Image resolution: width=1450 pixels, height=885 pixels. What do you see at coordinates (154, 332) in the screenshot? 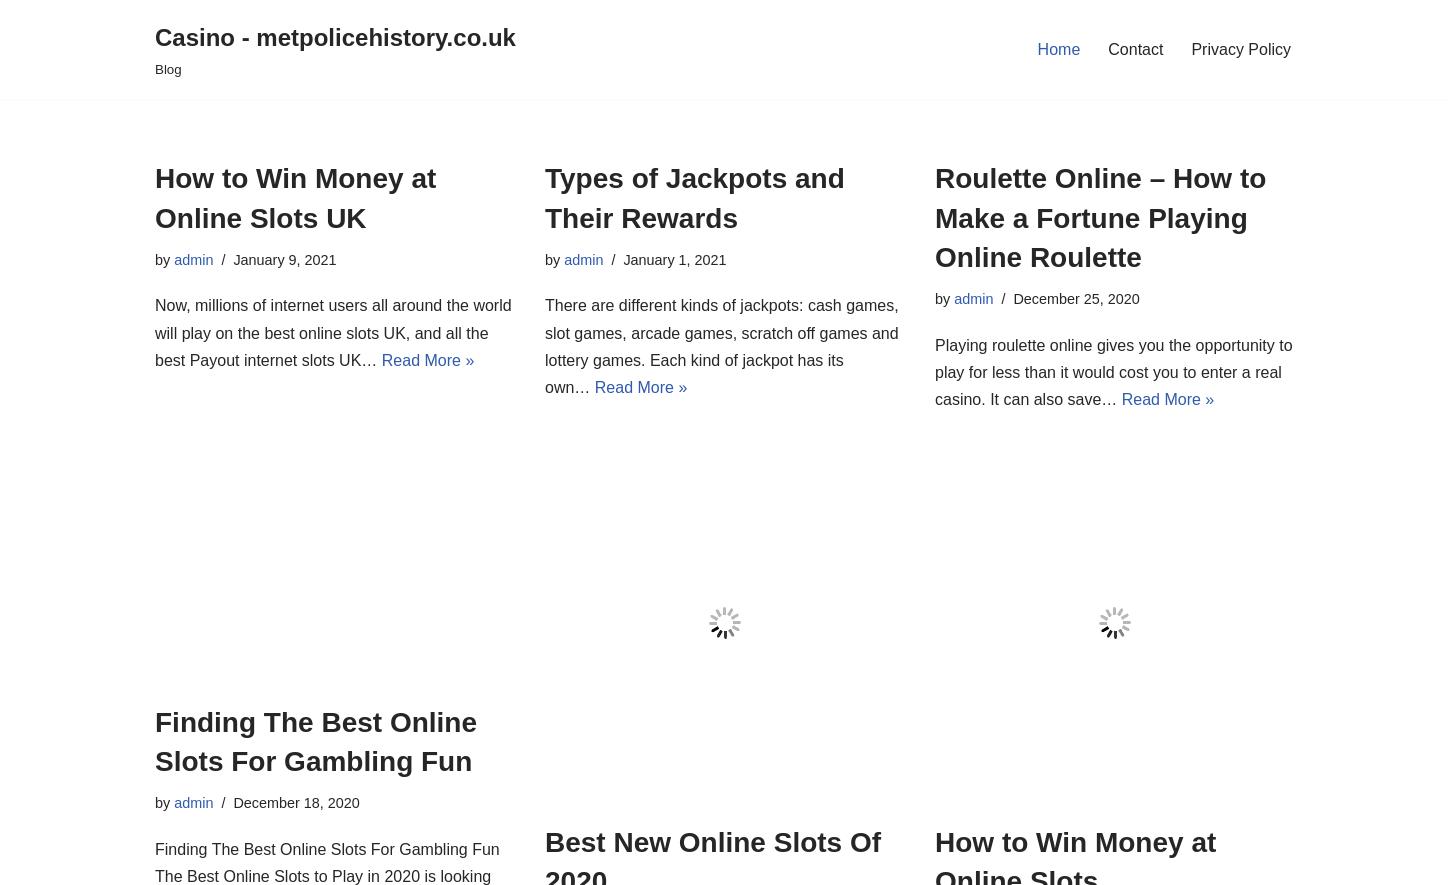
I see `'Now, millions of internet users all around the world will play on the best online slots UK, and all the best Payout internet slots UK…'` at bounding box center [154, 332].